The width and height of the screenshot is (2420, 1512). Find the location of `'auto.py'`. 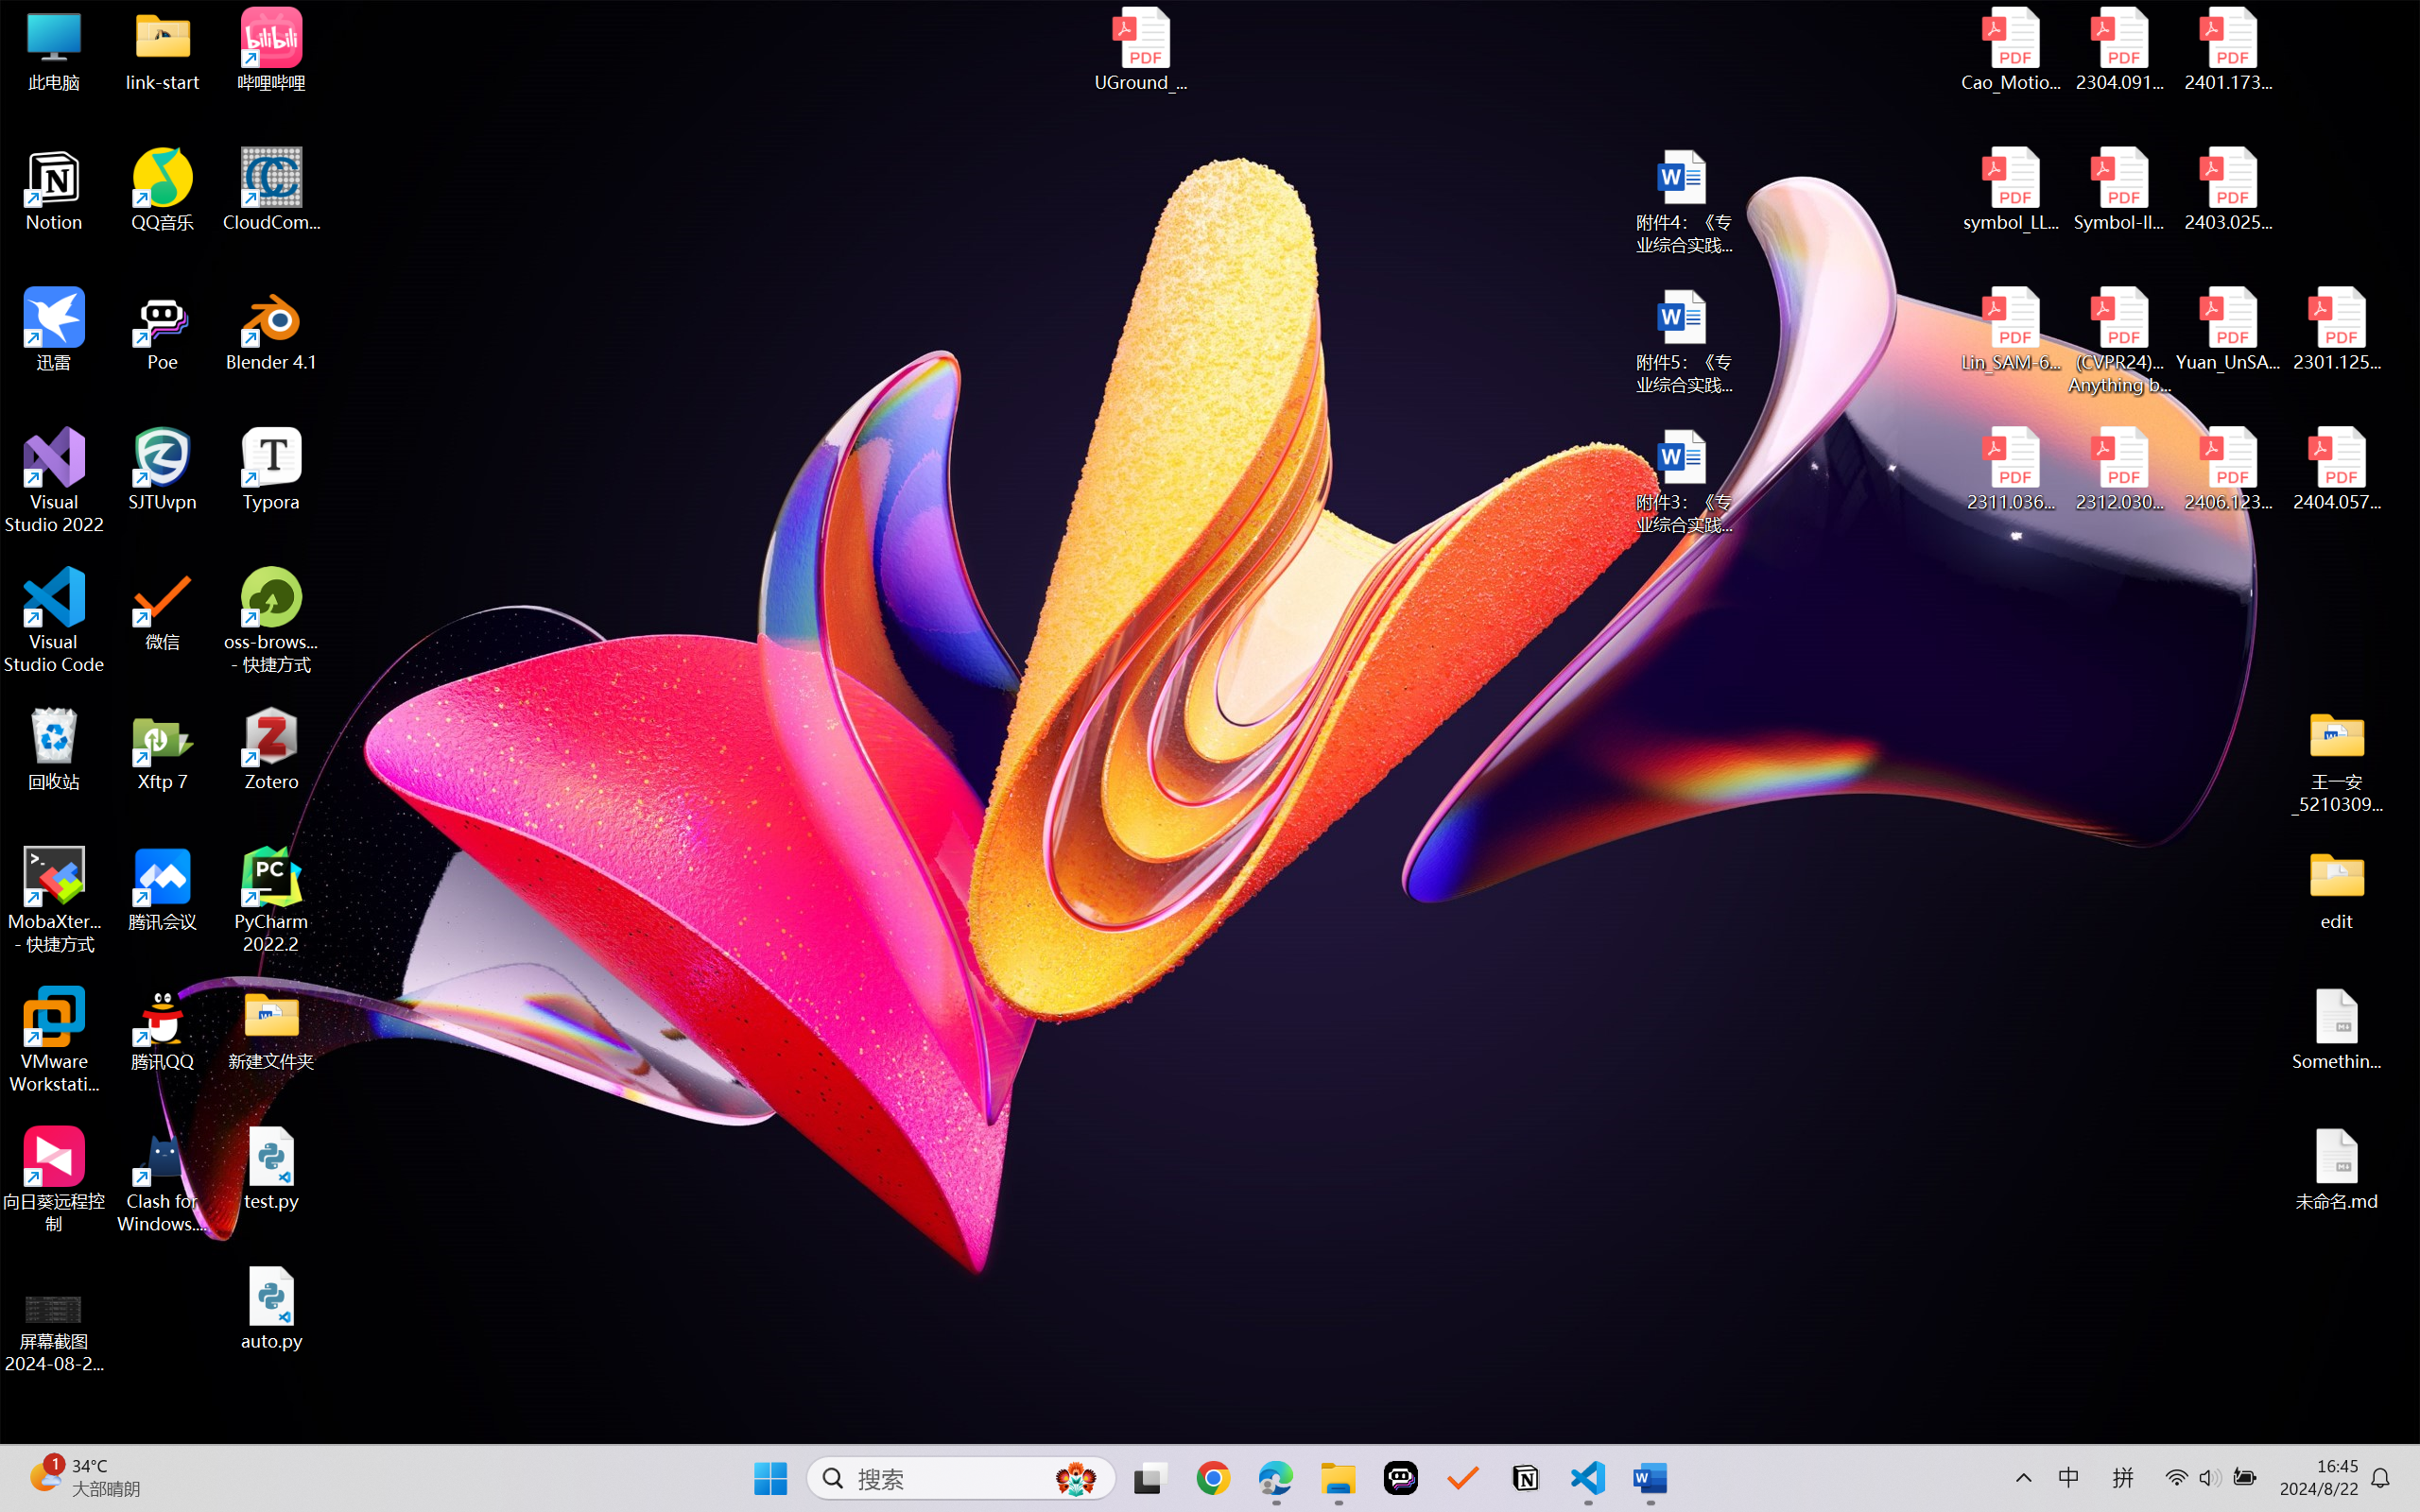

'auto.py' is located at coordinates (271, 1308).